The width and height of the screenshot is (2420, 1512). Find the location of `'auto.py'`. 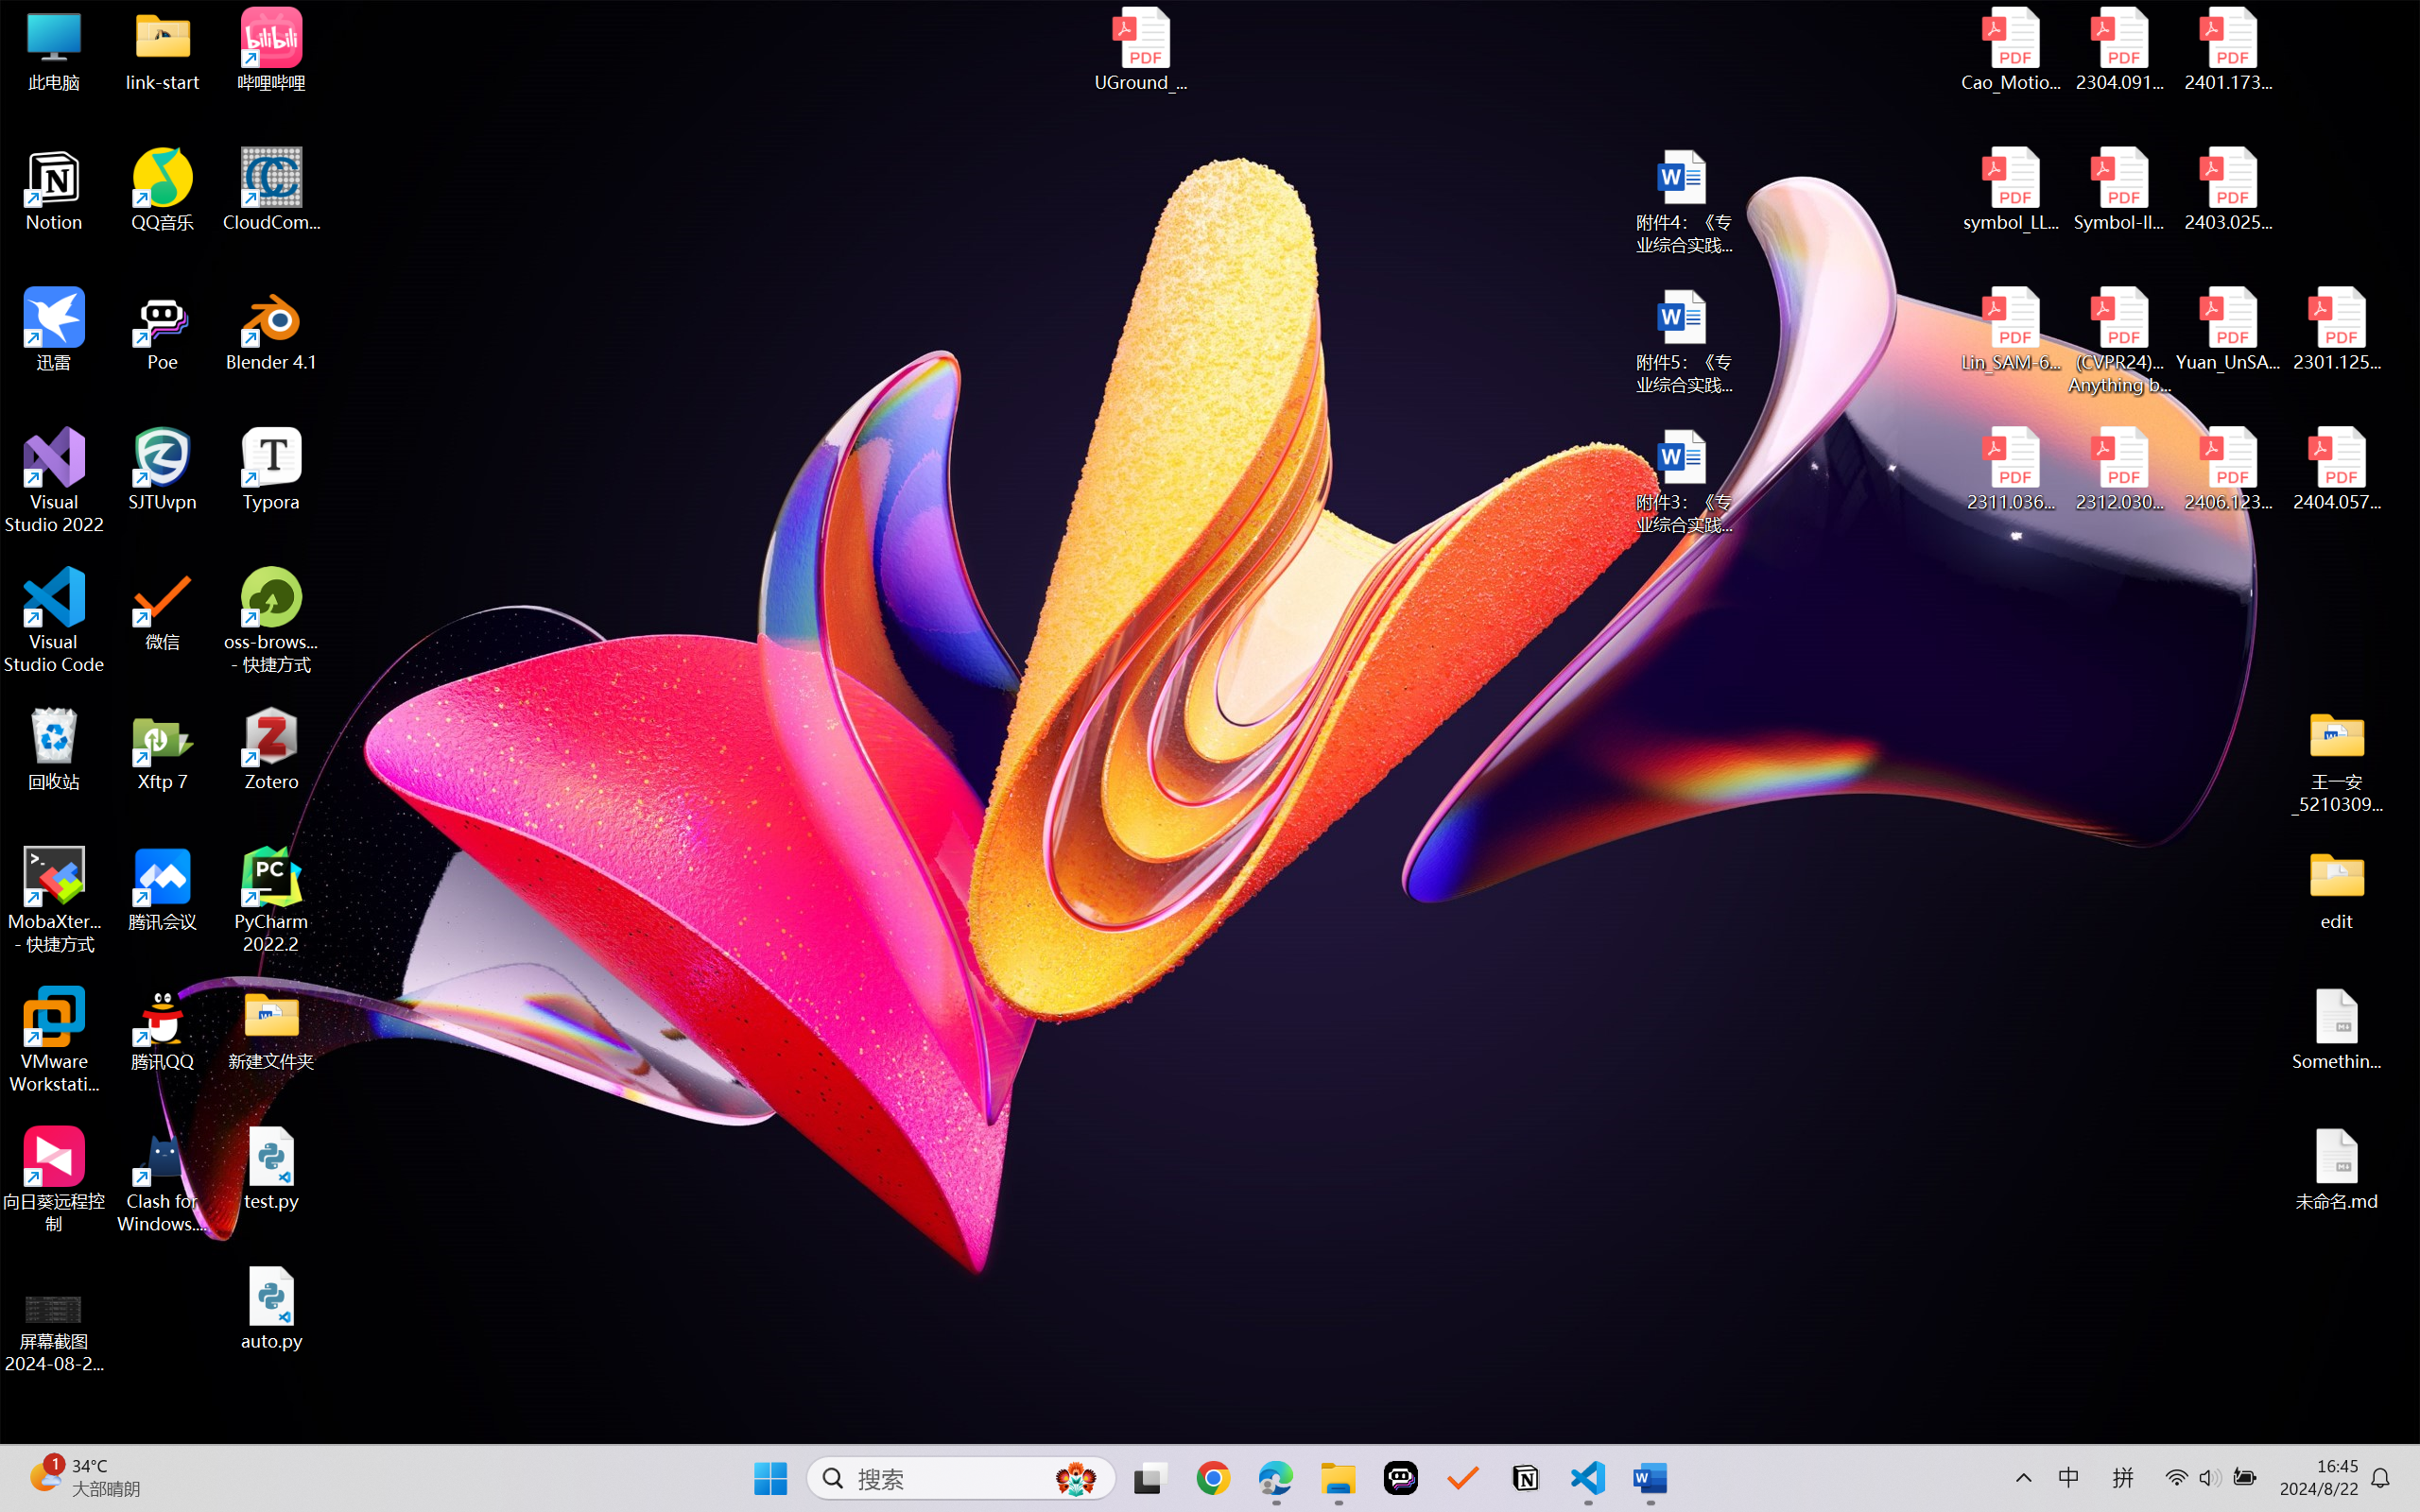

'auto.py' is located at coordinates (271, 1308).